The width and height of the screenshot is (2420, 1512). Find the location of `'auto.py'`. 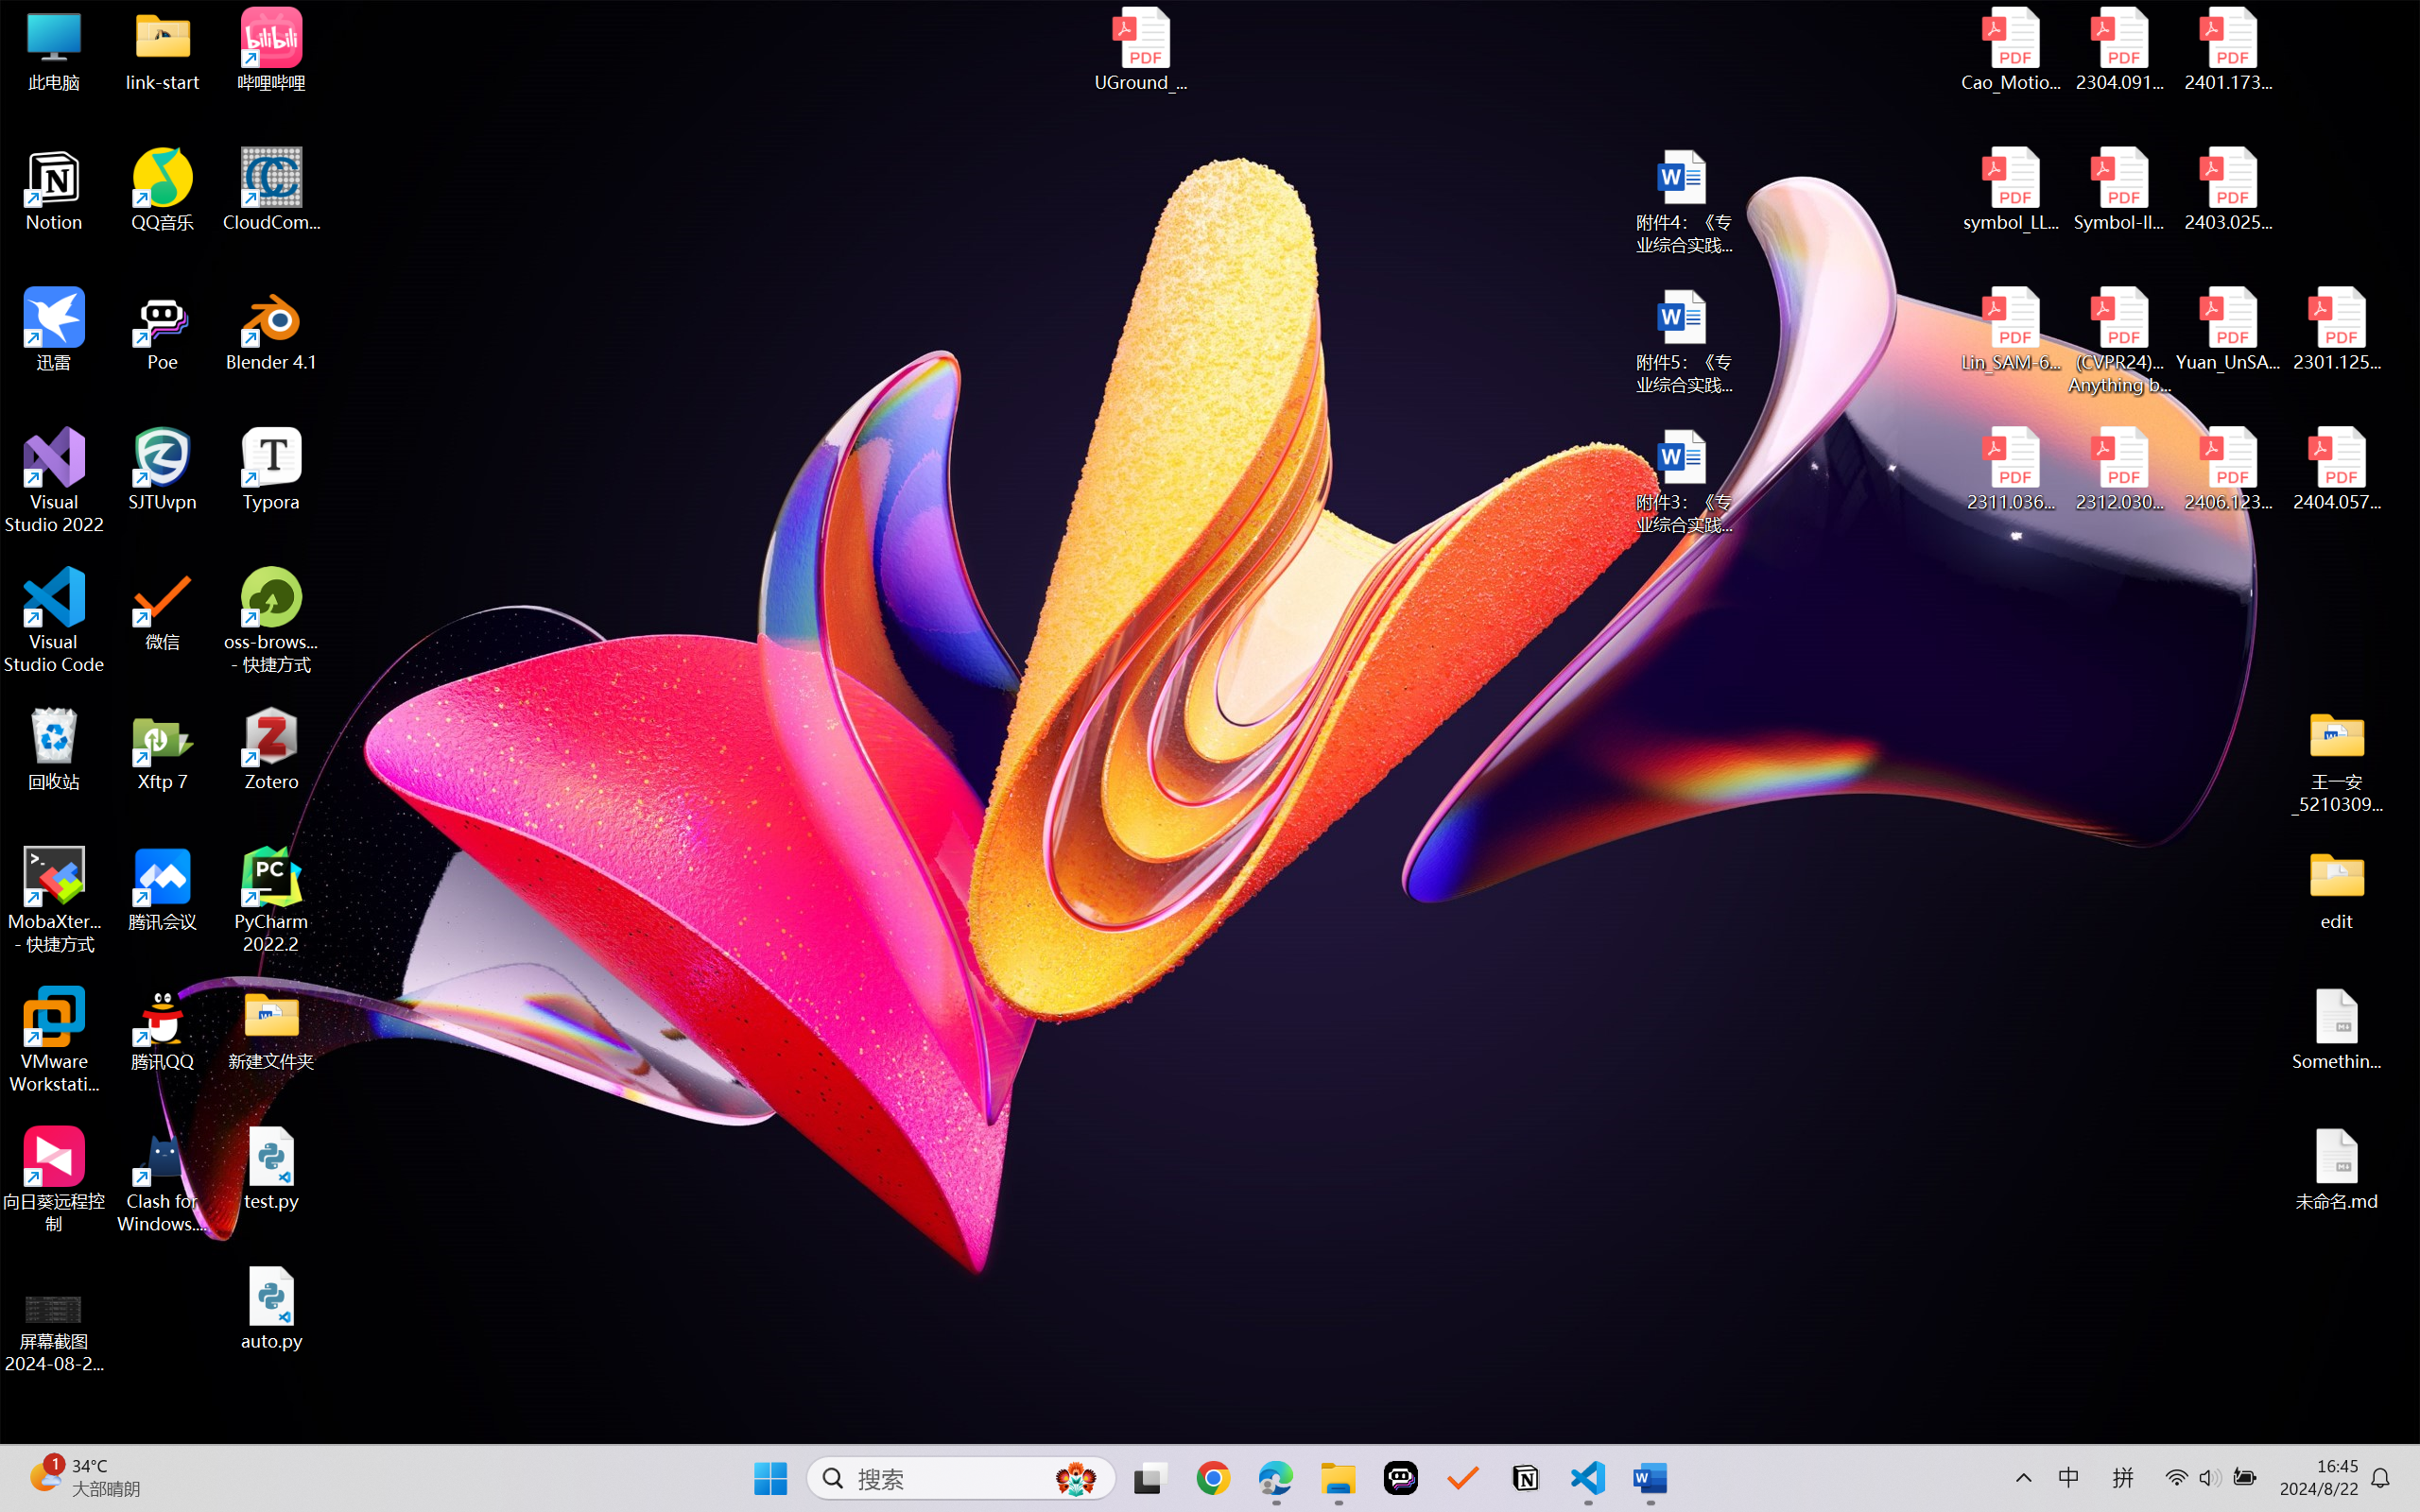

'auto.py' is located at coordinates (271, 1308).